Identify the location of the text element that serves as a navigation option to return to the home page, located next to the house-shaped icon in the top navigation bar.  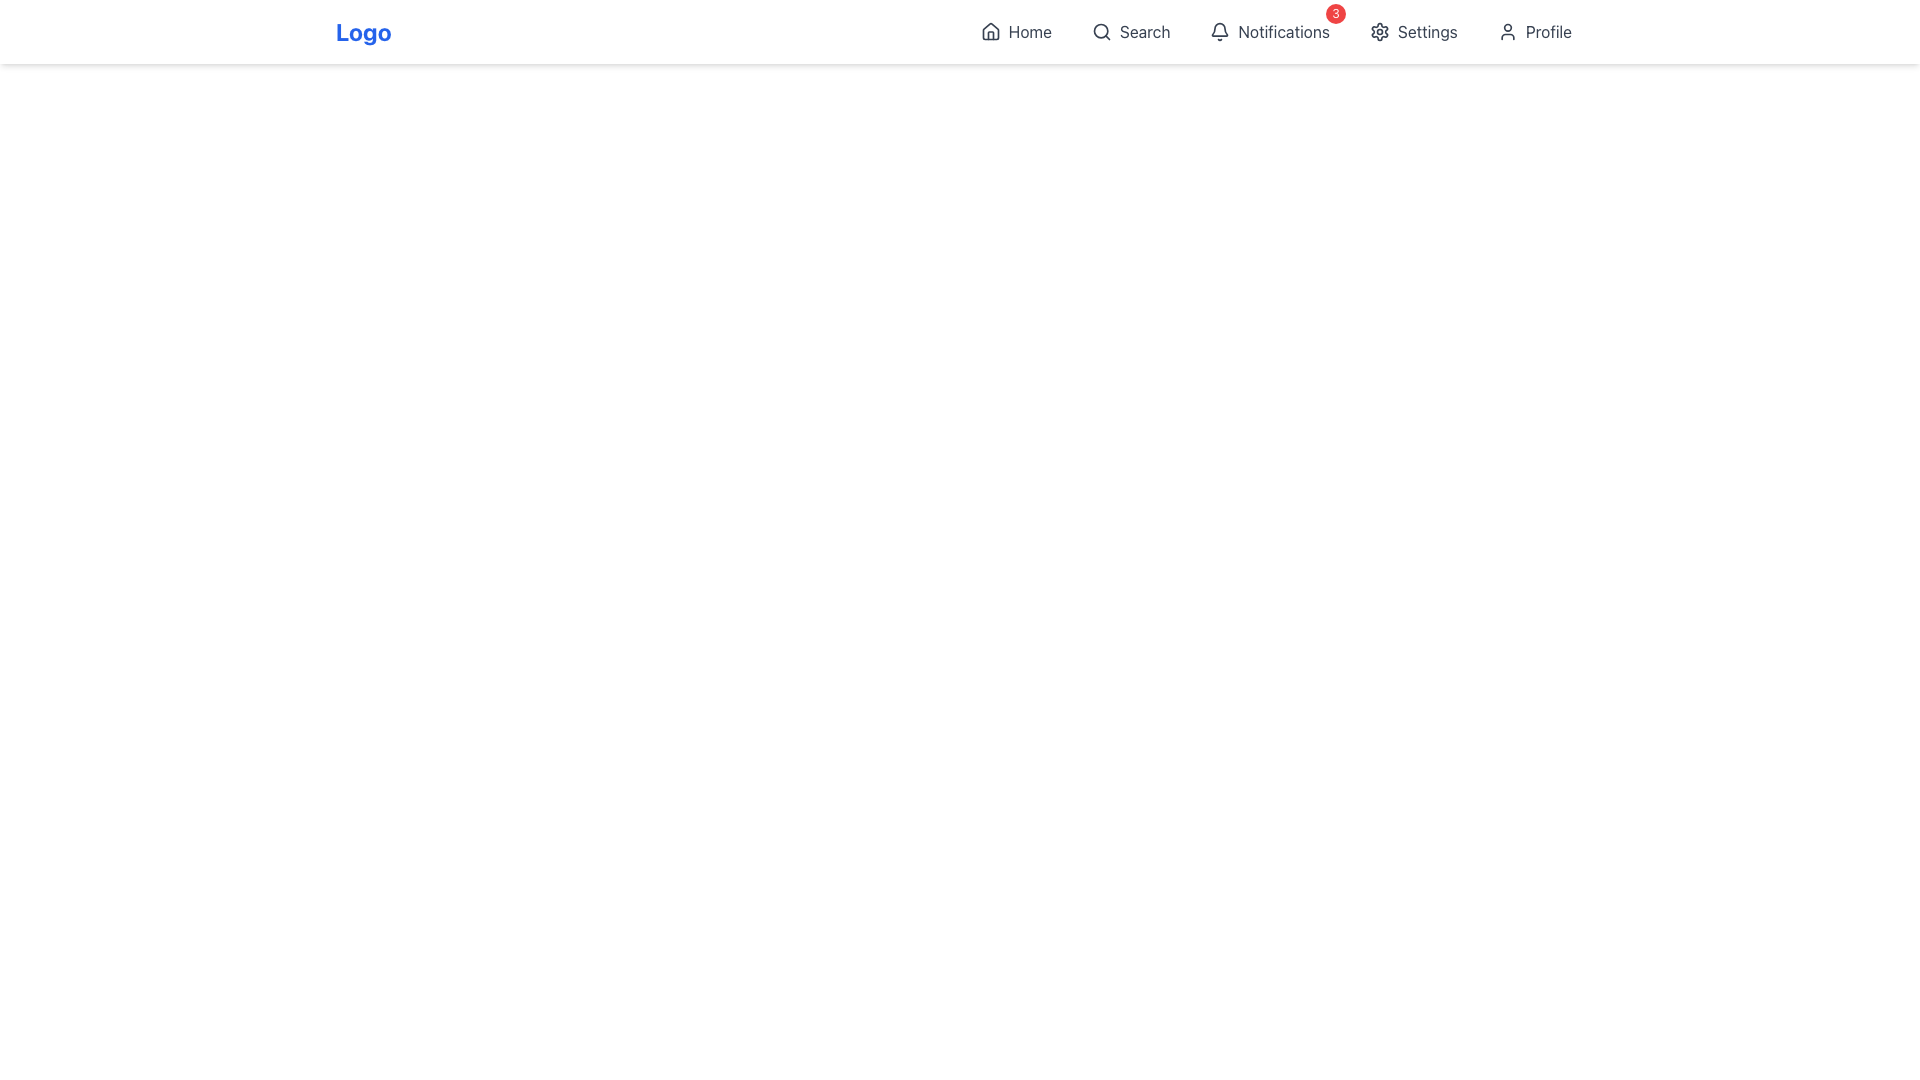
(1030, 31).